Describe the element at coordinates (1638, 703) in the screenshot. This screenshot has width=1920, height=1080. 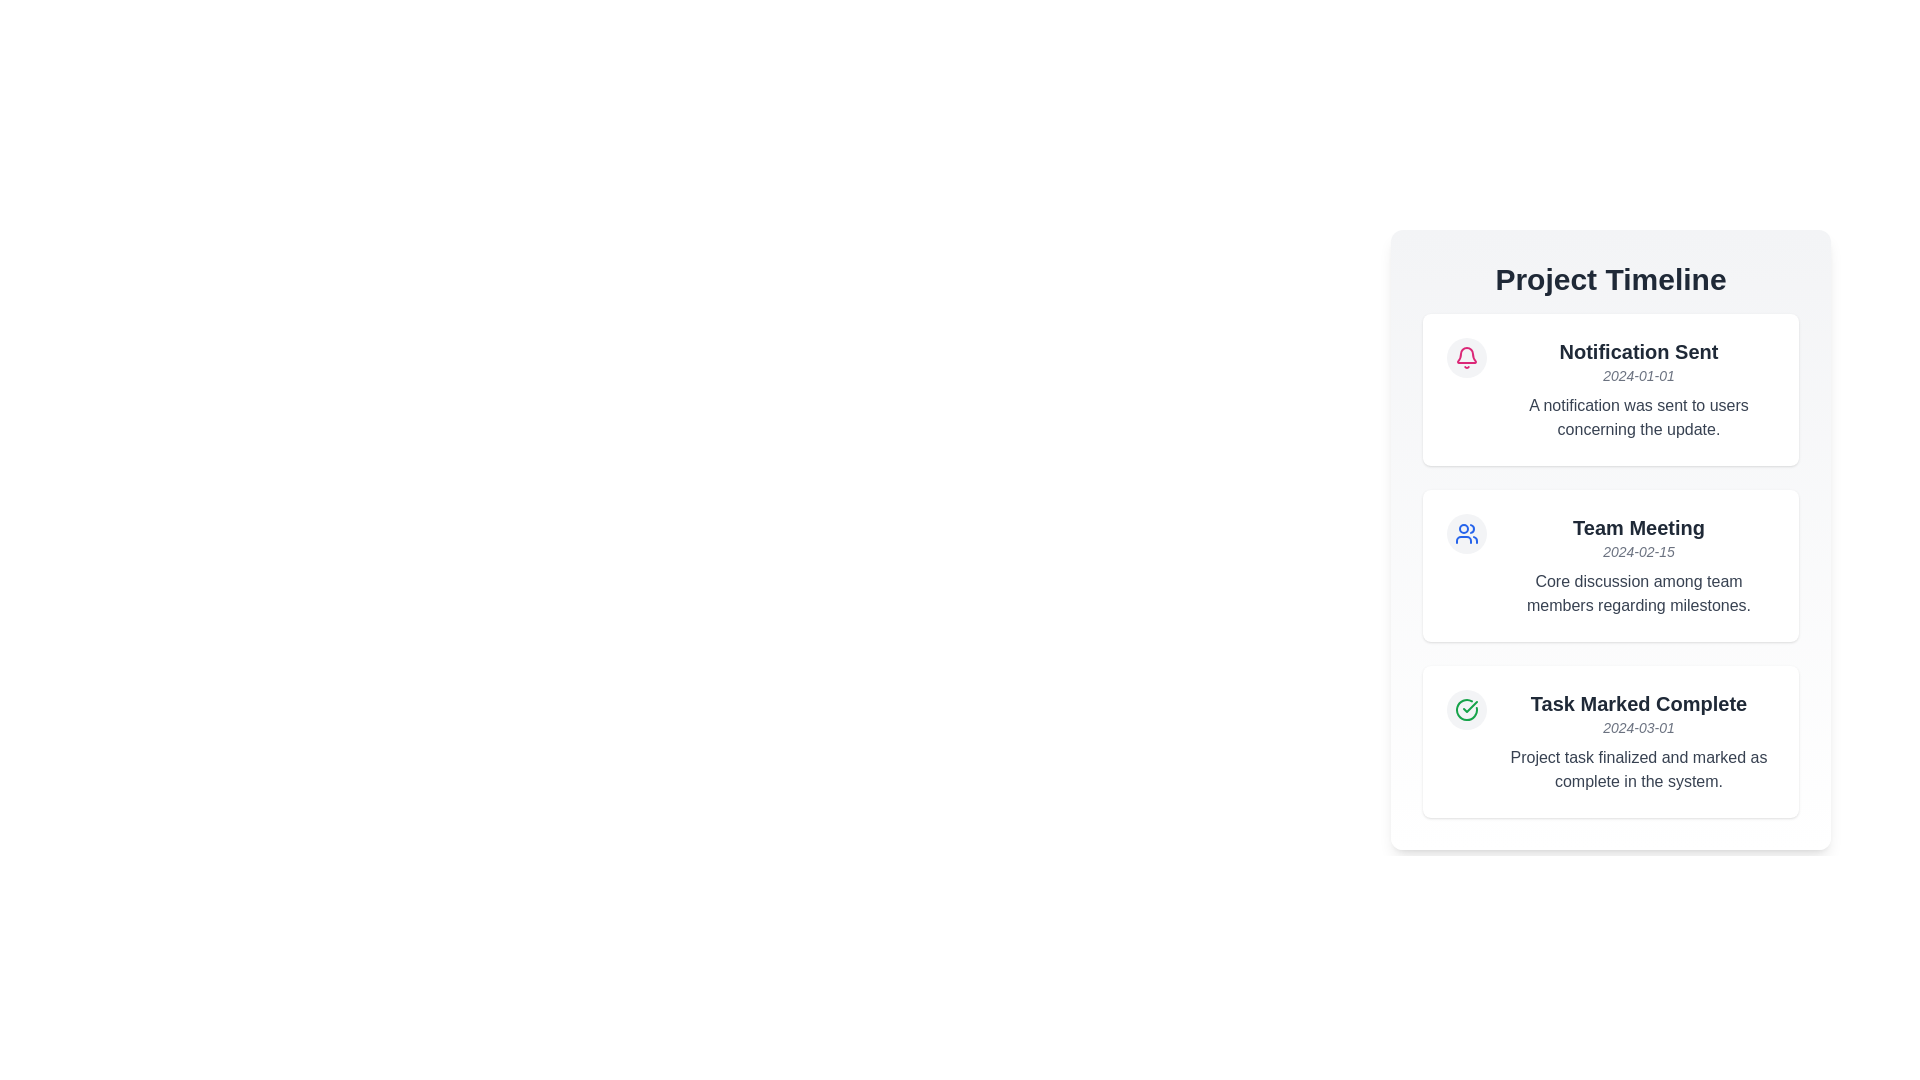
I see `the text element displaying 'Task Marked Complete' located at the top of the third card in the 'Project Timeline' layout` at that location.